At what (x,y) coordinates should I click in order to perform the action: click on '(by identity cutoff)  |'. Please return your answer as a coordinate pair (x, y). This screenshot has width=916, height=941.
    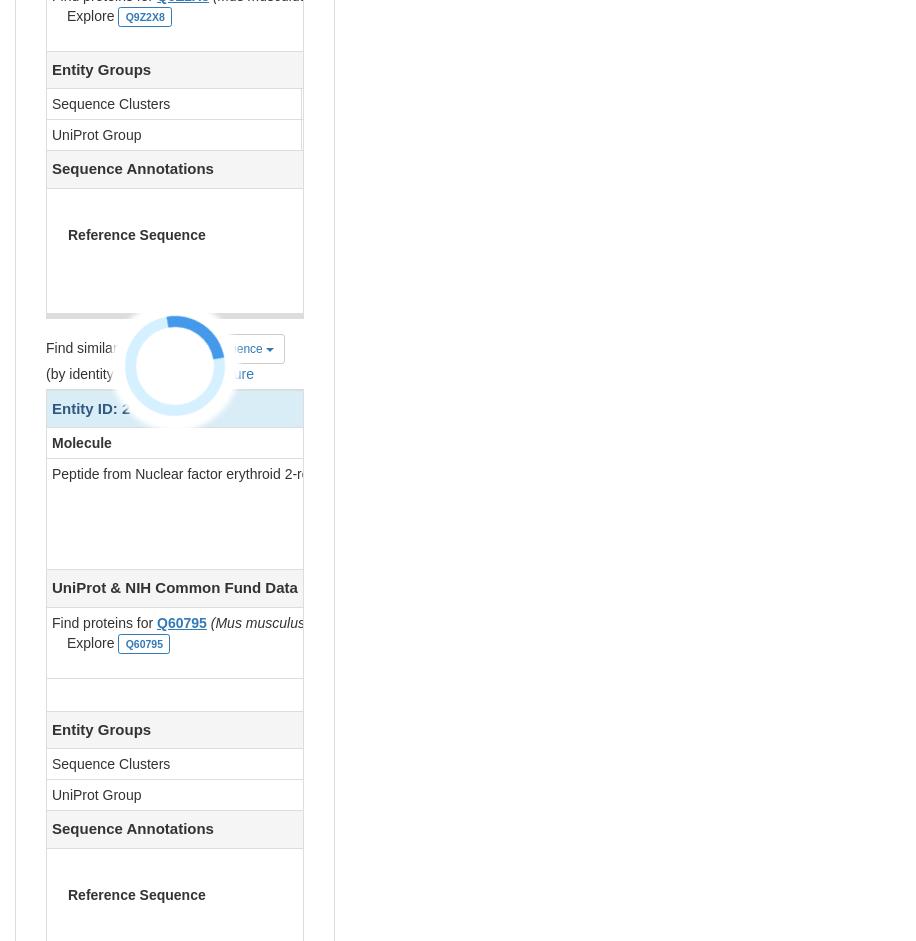
    Looking at the image, I should click on (45, 373).